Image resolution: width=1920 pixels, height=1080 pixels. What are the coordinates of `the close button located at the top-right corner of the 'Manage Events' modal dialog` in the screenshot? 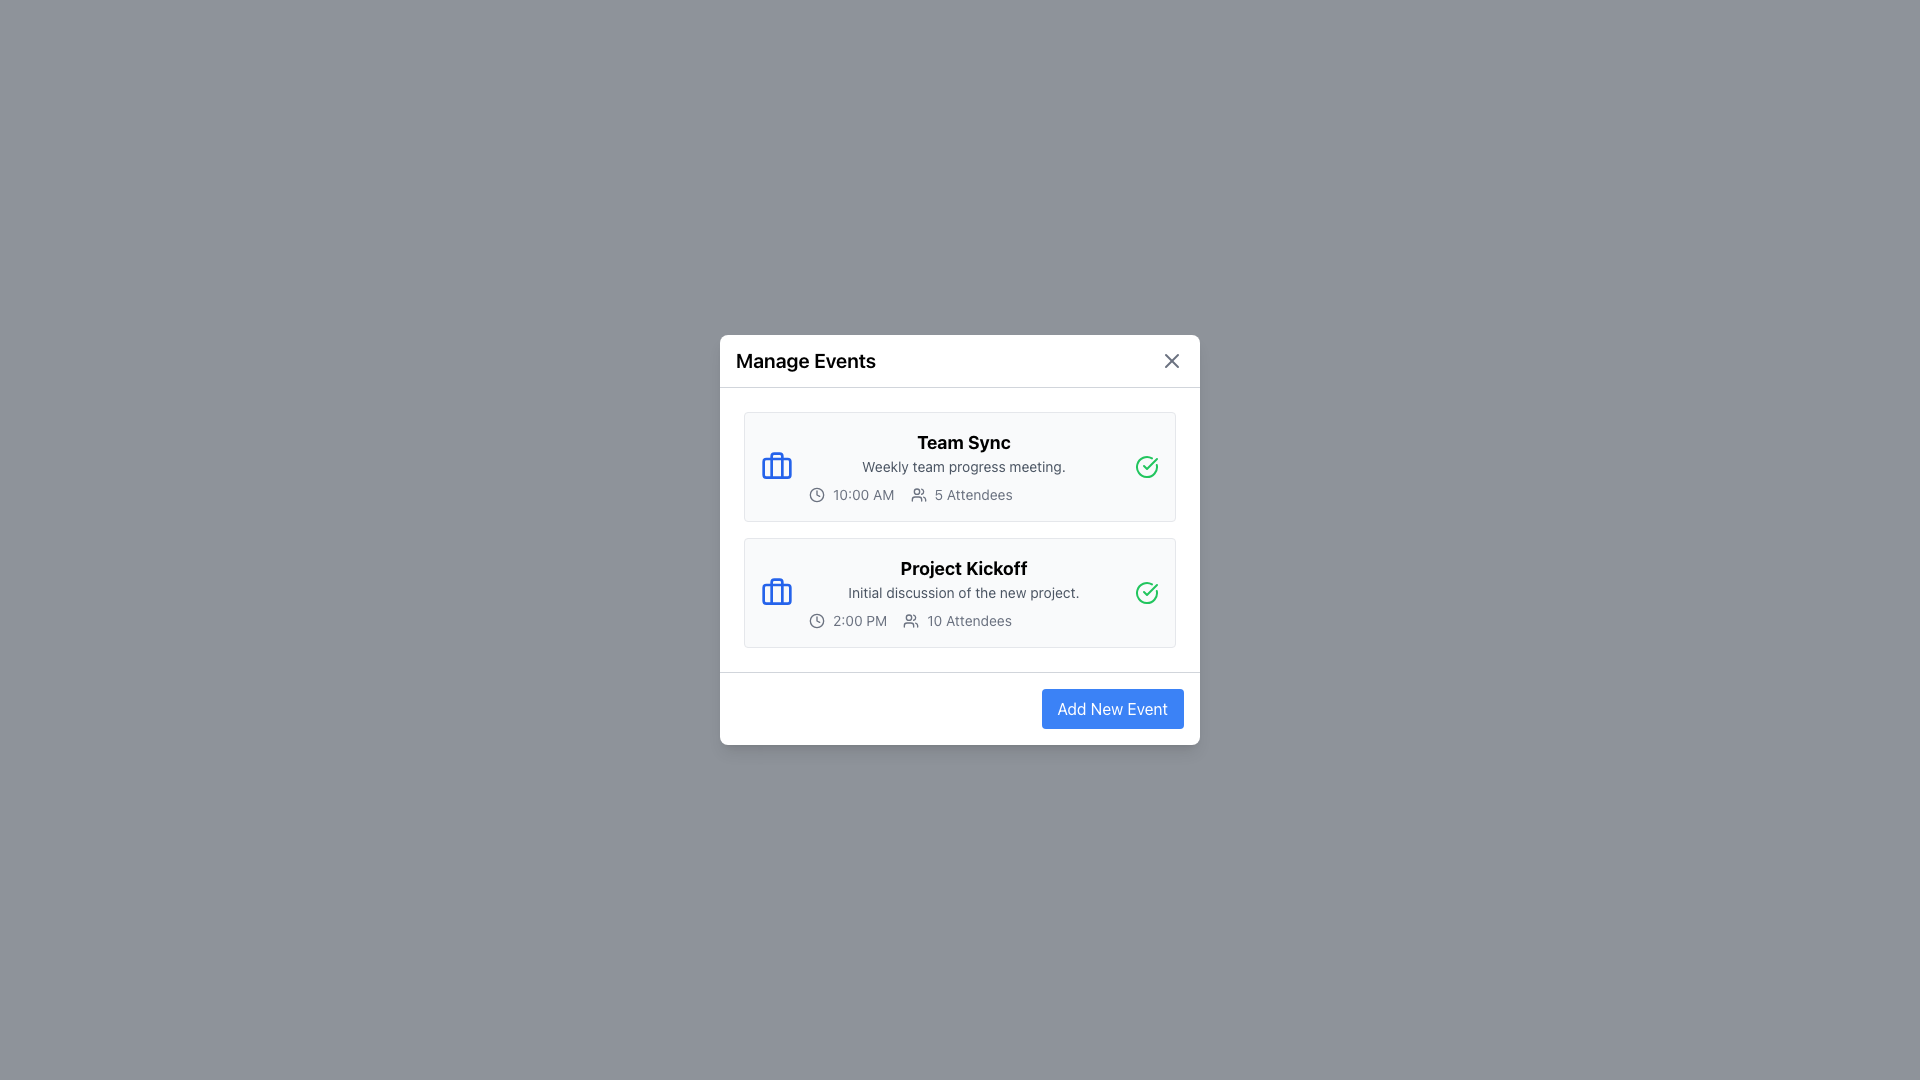 It's located at (1171, 361).